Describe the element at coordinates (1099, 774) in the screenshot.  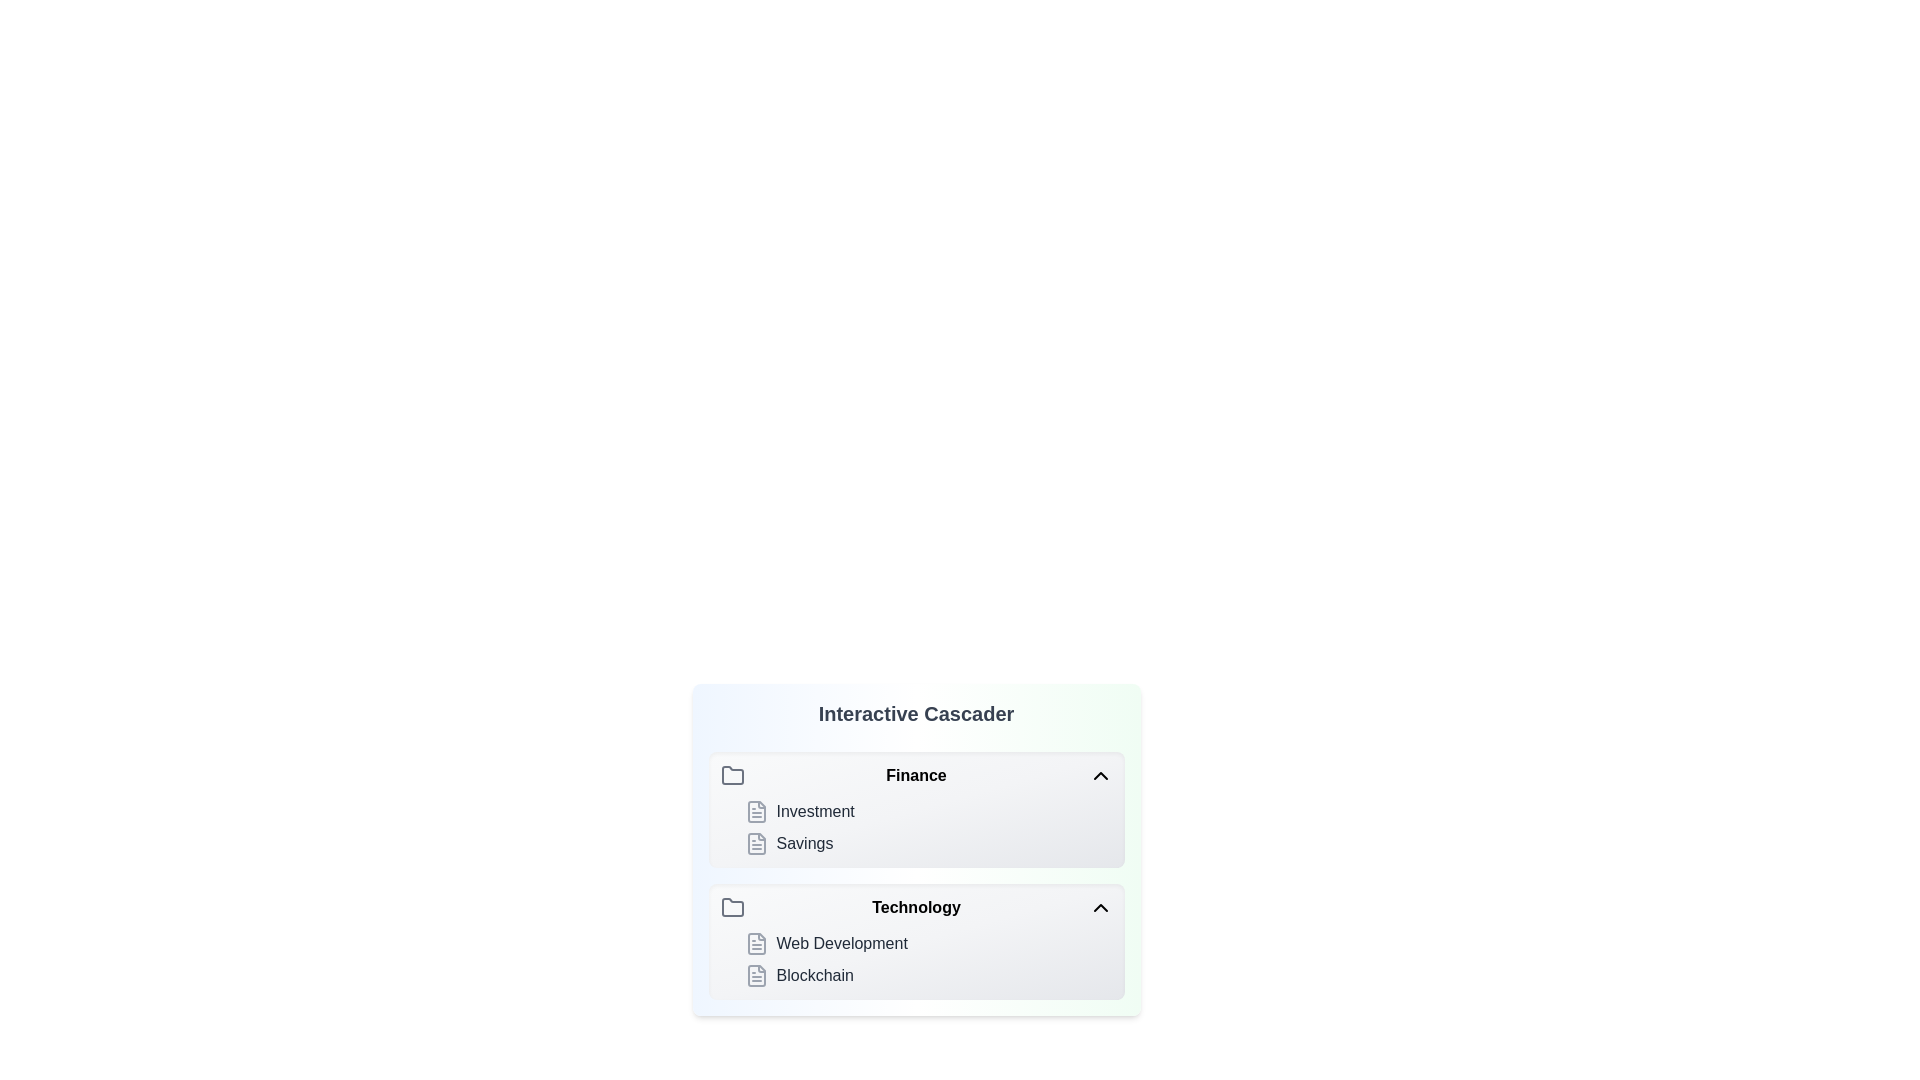
I see `the upward-pointing chevron icon located on the far-right side of the gray rectangular area labeled 'Finance'` at that location.